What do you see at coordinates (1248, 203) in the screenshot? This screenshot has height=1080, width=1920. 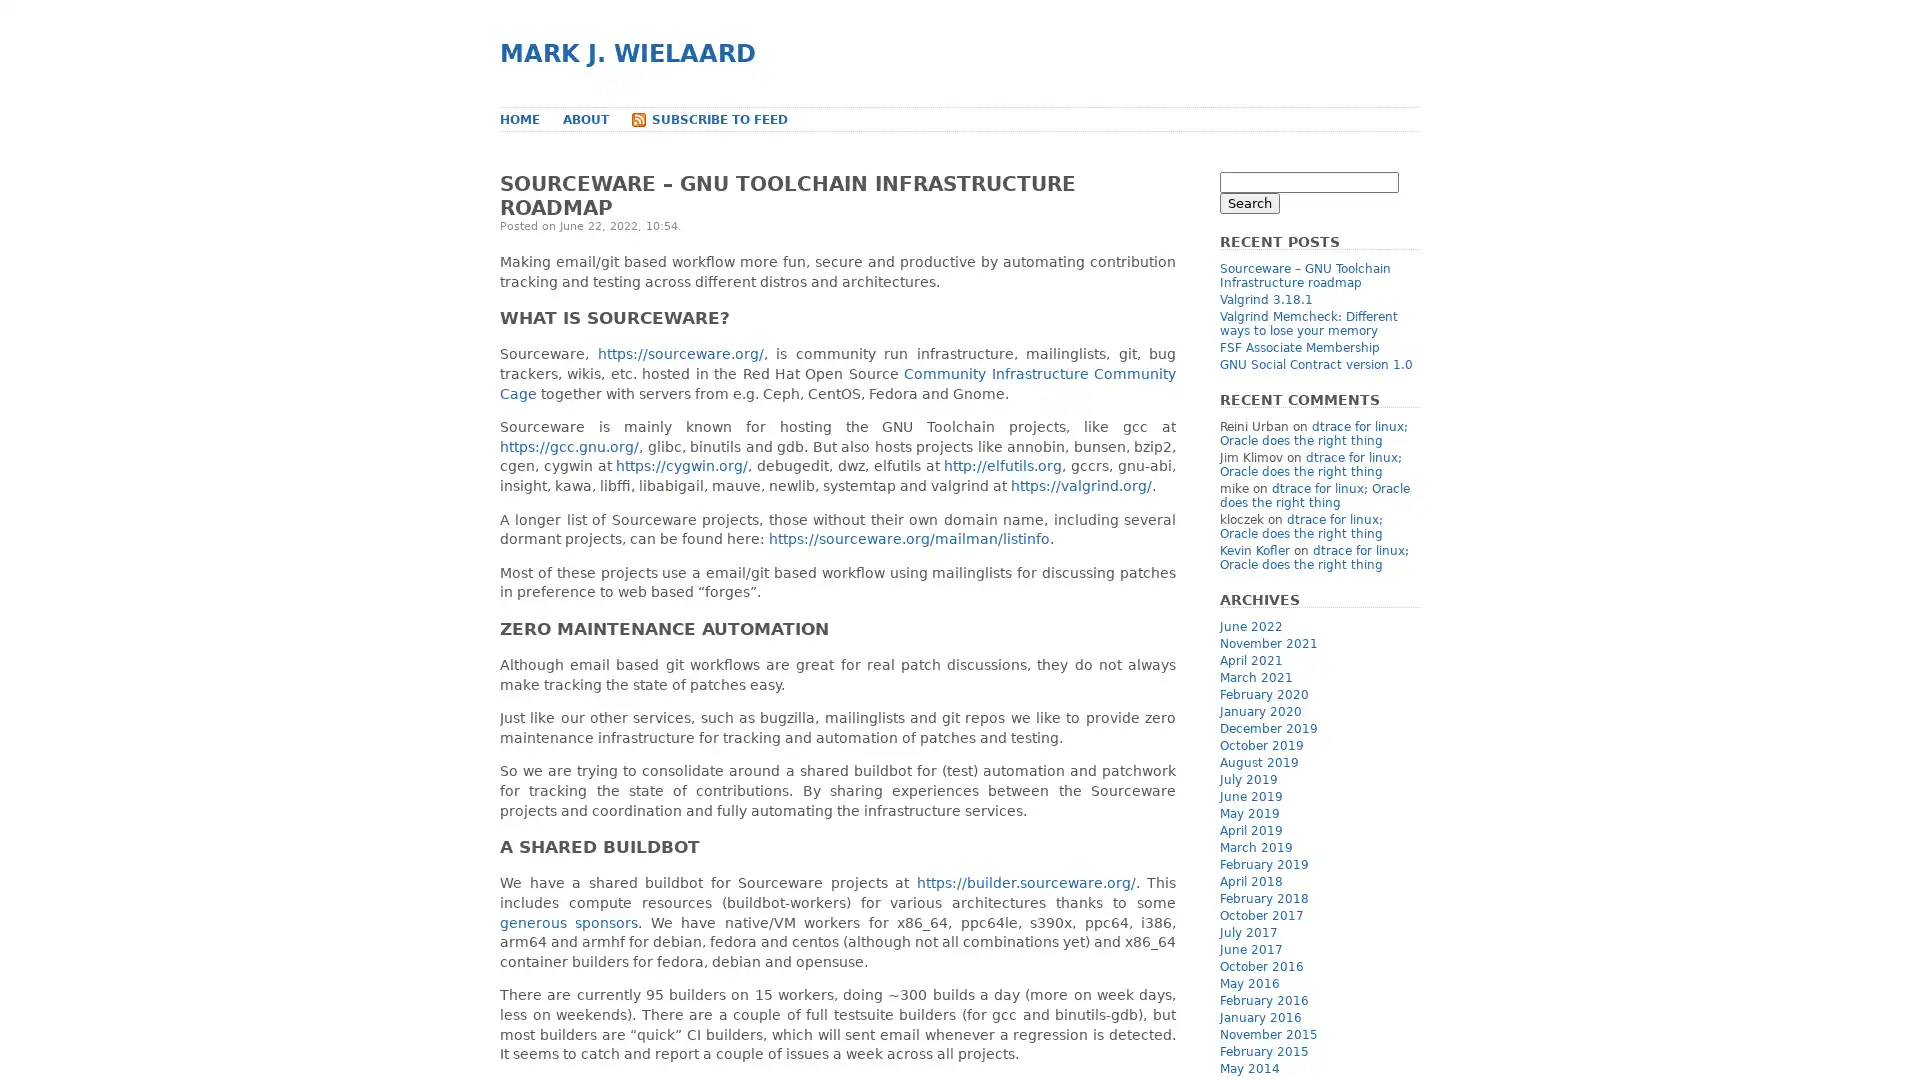 I see `Search` at bounding box center [1248, 203].